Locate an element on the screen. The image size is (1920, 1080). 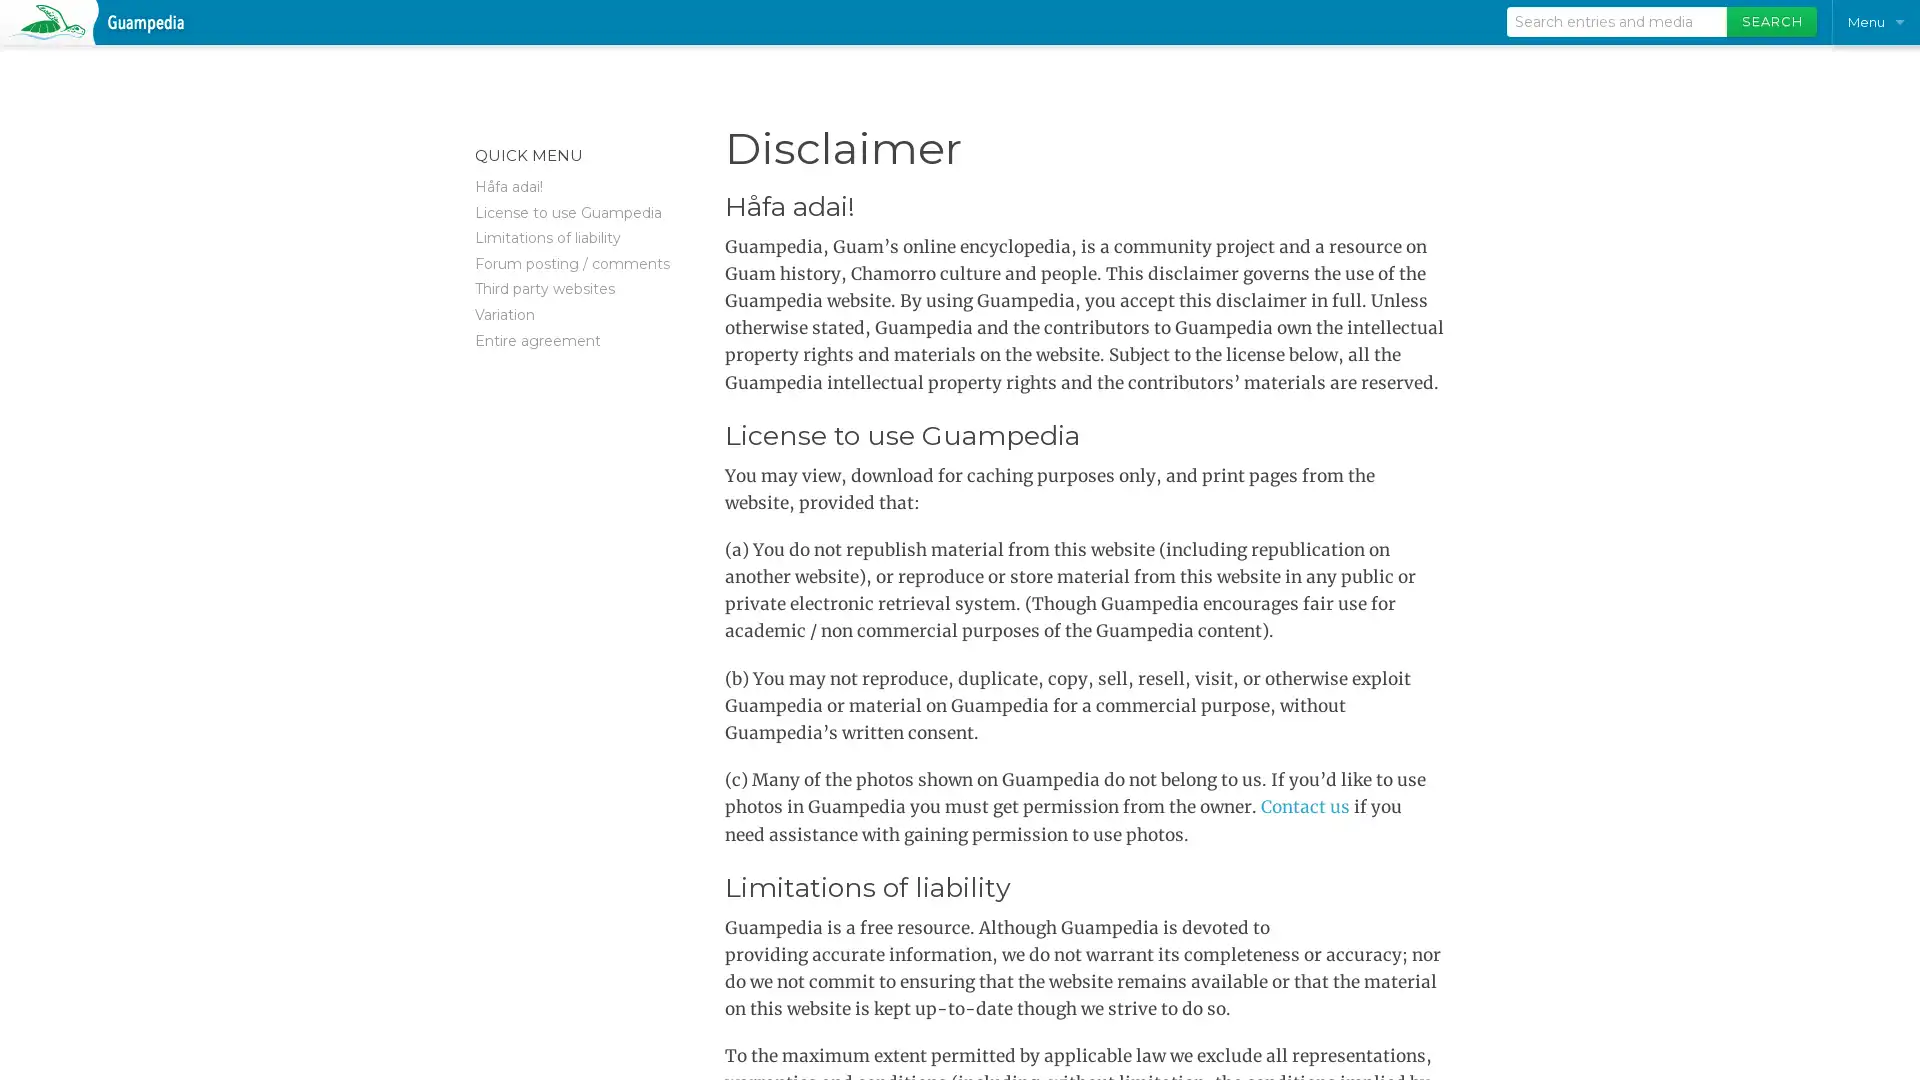
Search is located at coordinates (1771, 22).